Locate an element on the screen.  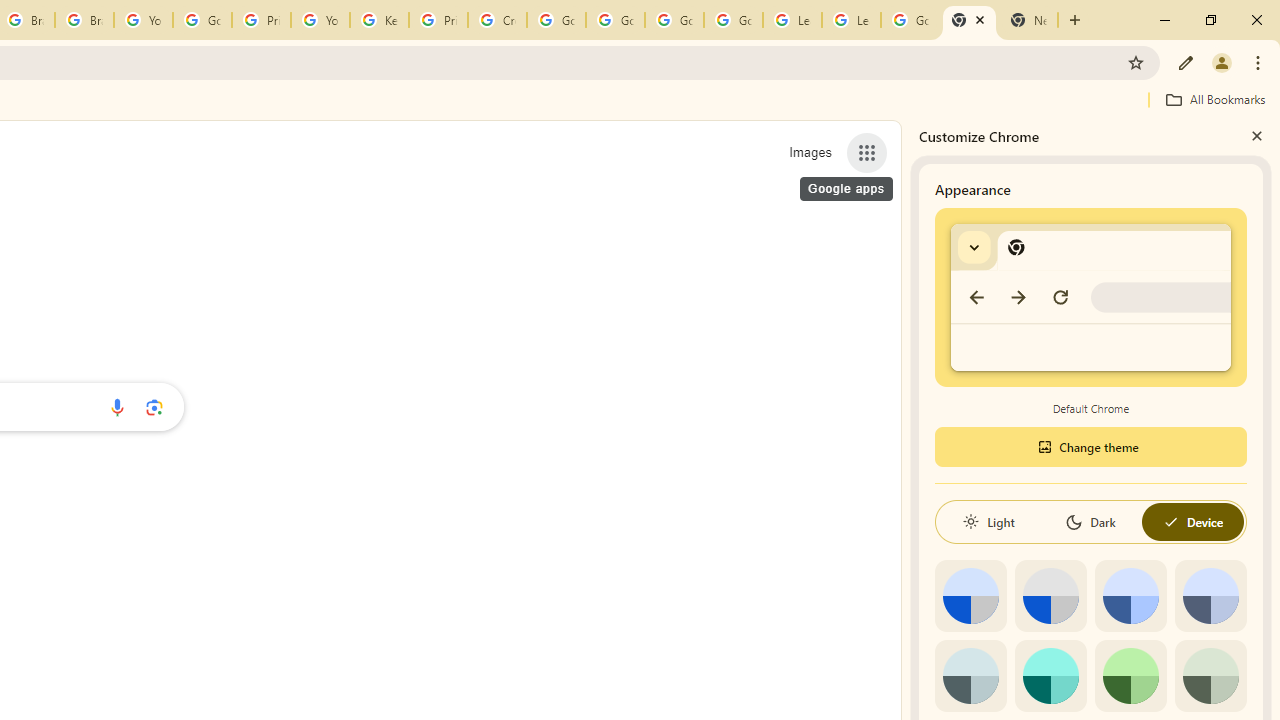
'New Tab' is located at coordinates (969, 20).